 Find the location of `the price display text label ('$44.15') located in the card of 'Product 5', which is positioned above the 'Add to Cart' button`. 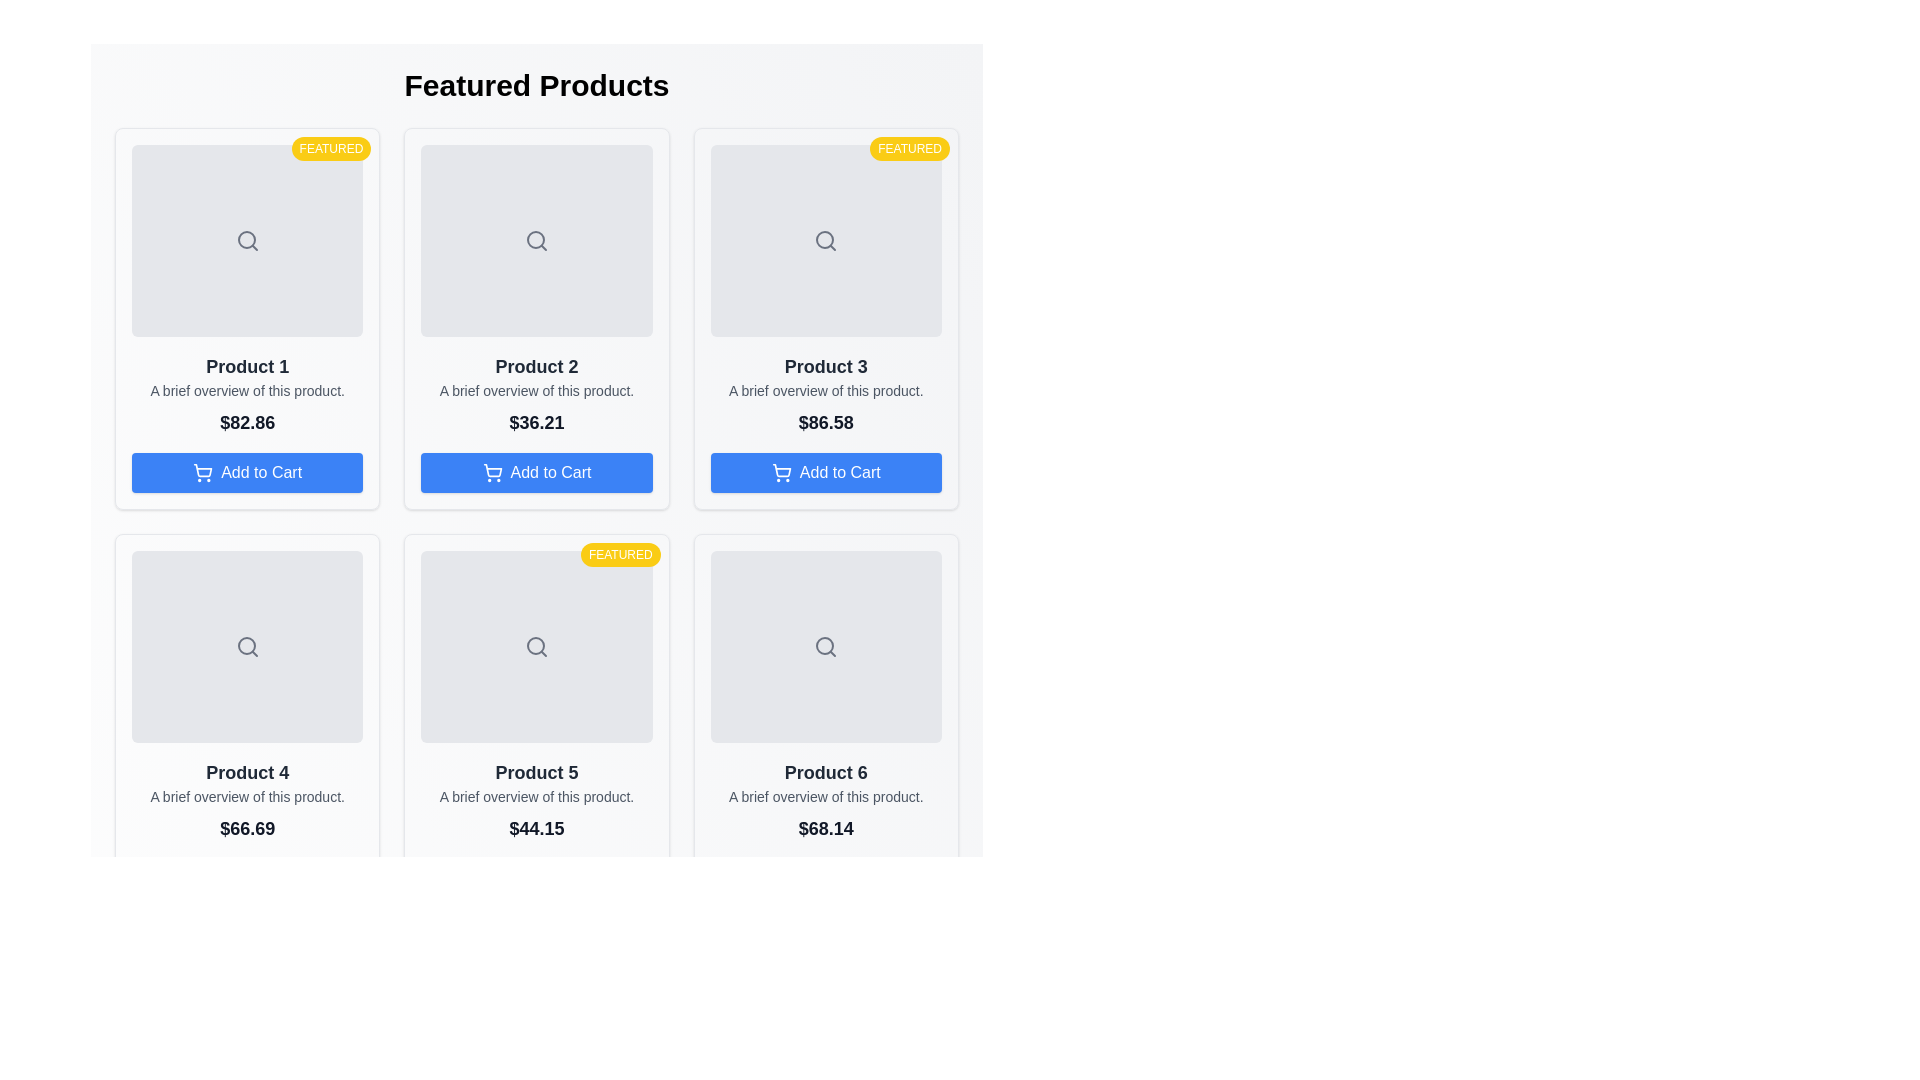

the price display text label ('$44.15') located in the card of 'Product 5', which is positioned above the 'Add to Cart' button is located at coordinates (537, 829).